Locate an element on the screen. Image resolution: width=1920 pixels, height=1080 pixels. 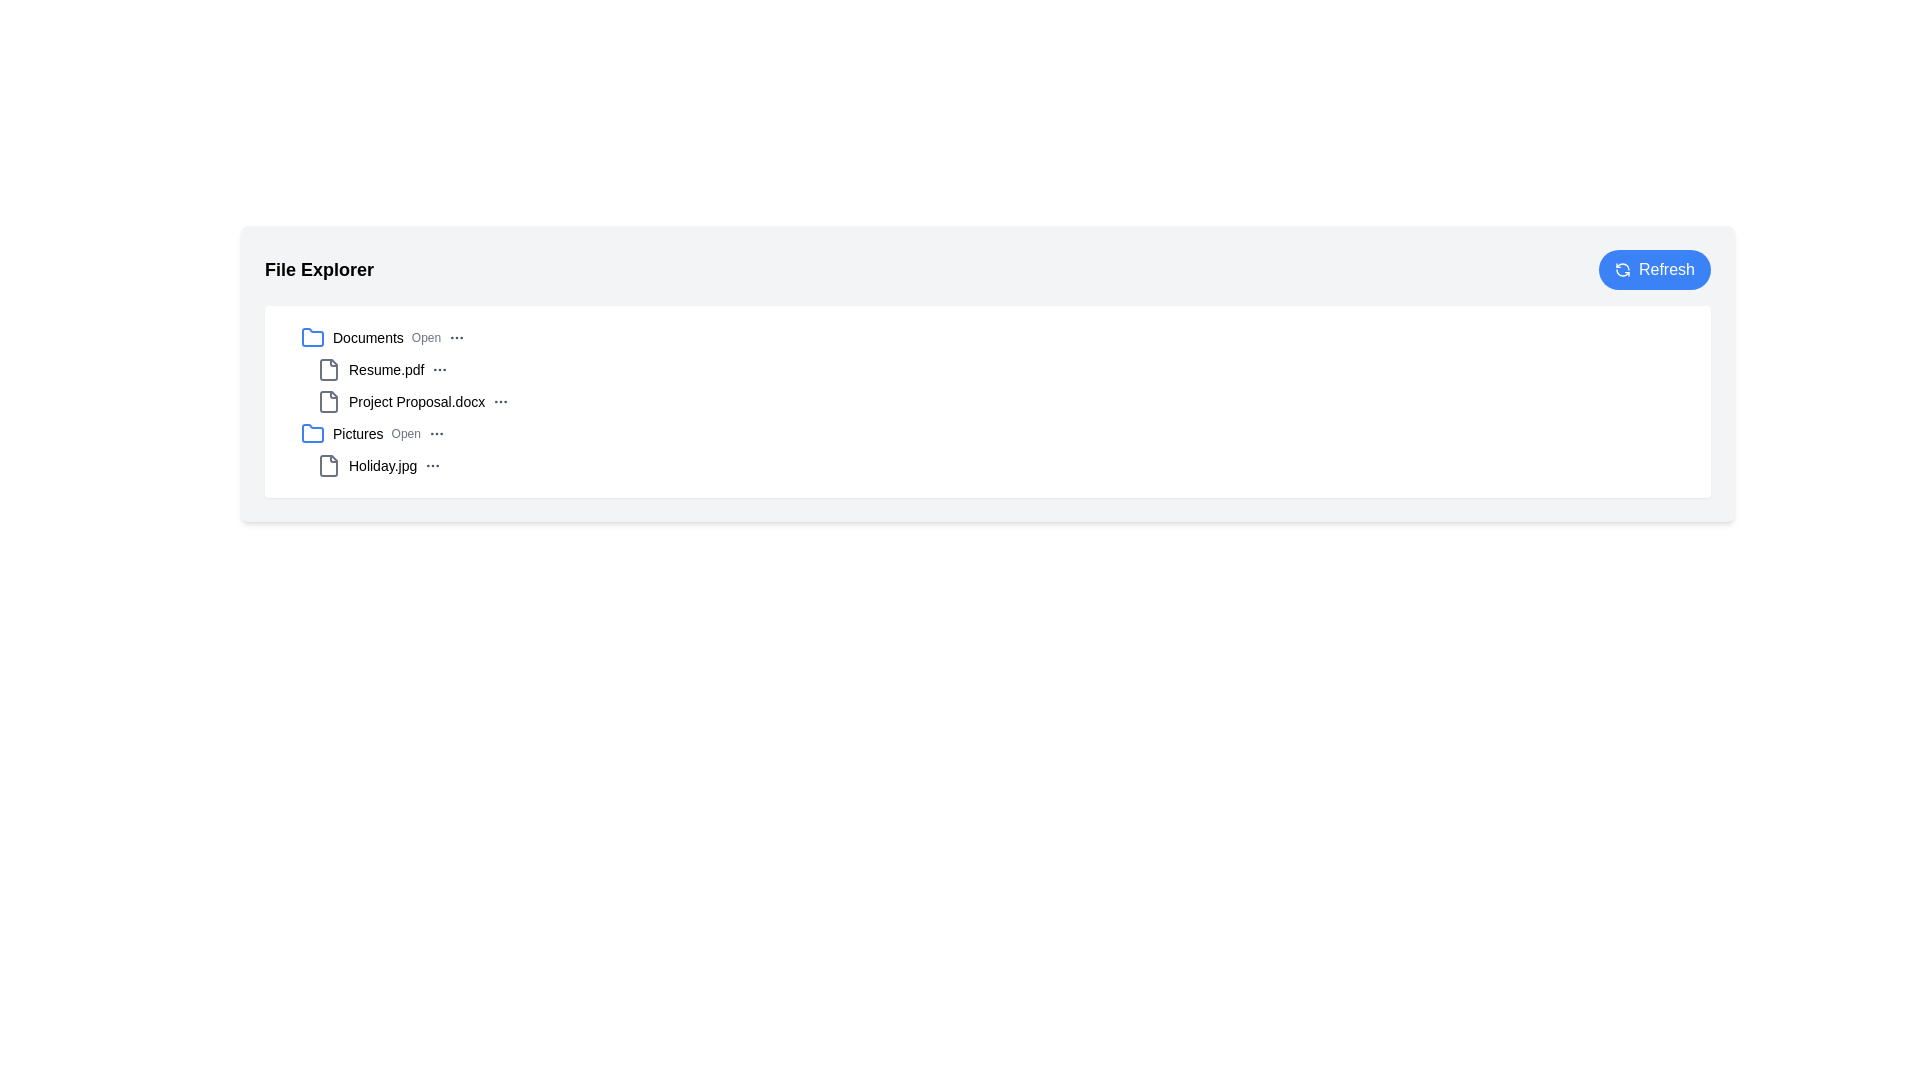
the blue folder icon representing the 'Documents Open' entry for quick navigation is located at coordinates (311, 337).